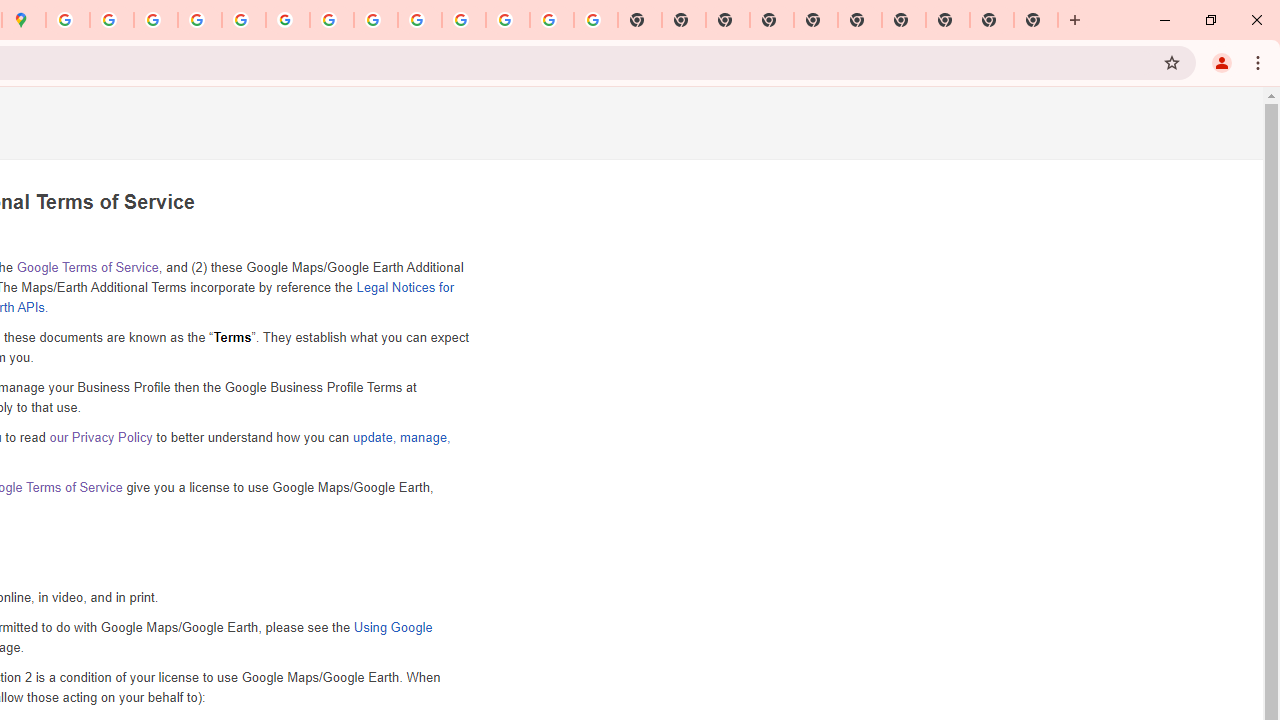  Describe the element at coordinates (1074, 20) in the screenshot. I see `'New Tab'` at that location.